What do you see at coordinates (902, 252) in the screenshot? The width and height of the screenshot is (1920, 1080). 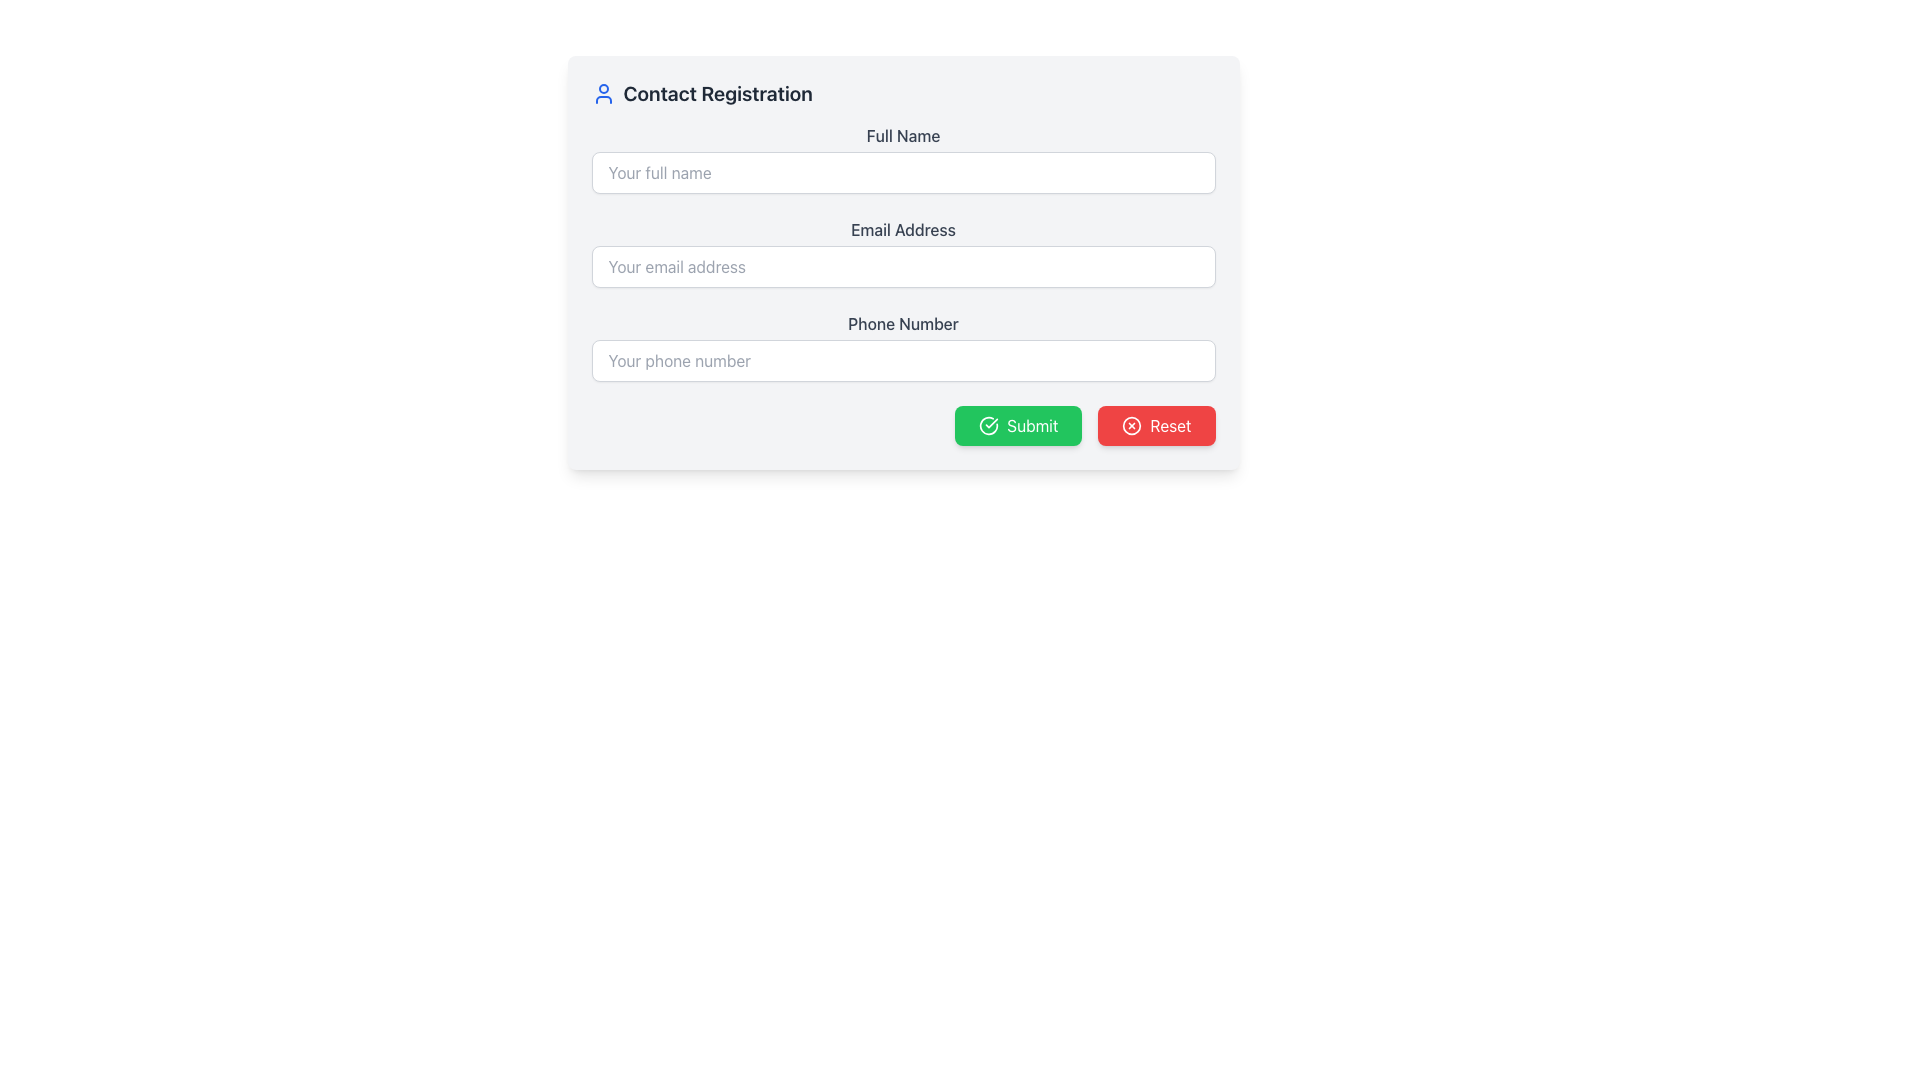 I see `the email input field labeled 'Email Address' to focus on it` at bounding box center [902, 252].